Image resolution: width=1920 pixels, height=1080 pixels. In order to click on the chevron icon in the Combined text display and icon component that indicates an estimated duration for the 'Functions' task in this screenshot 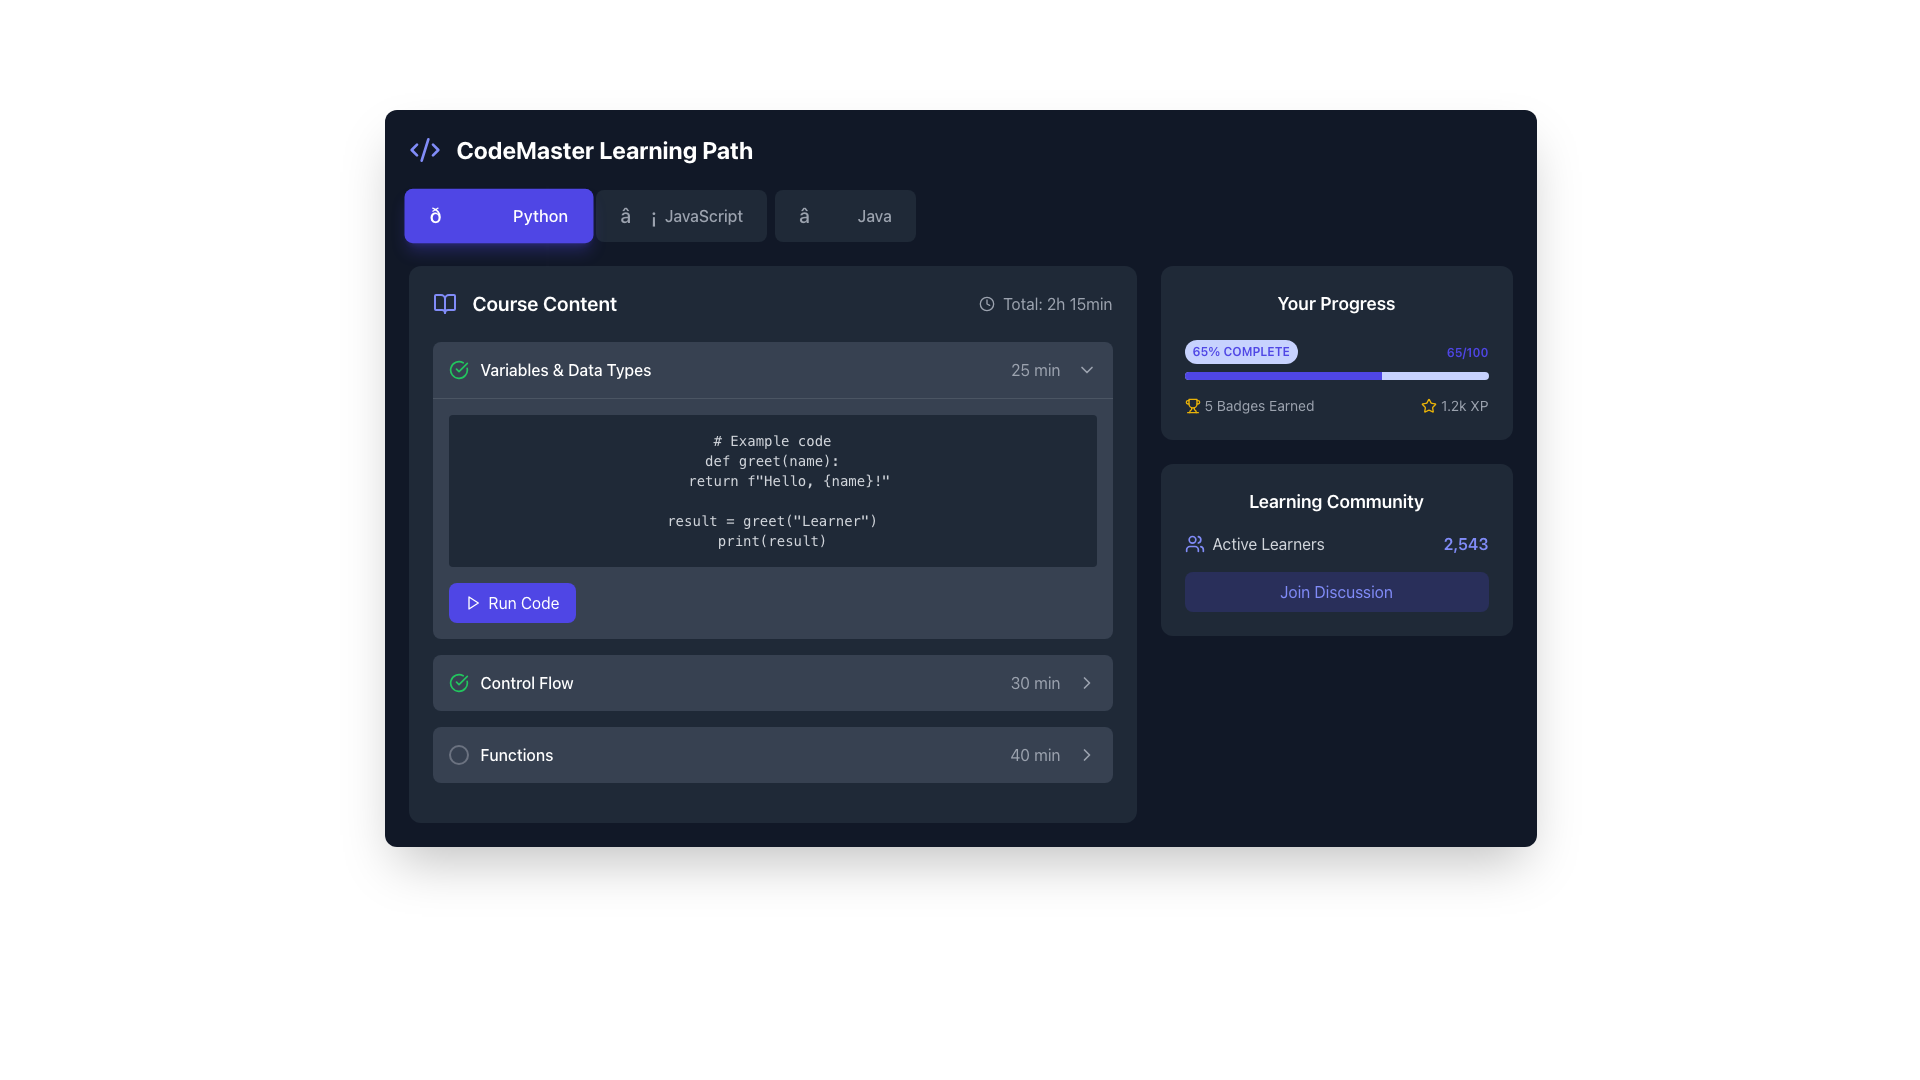, I will do `click(1052, 755)`.